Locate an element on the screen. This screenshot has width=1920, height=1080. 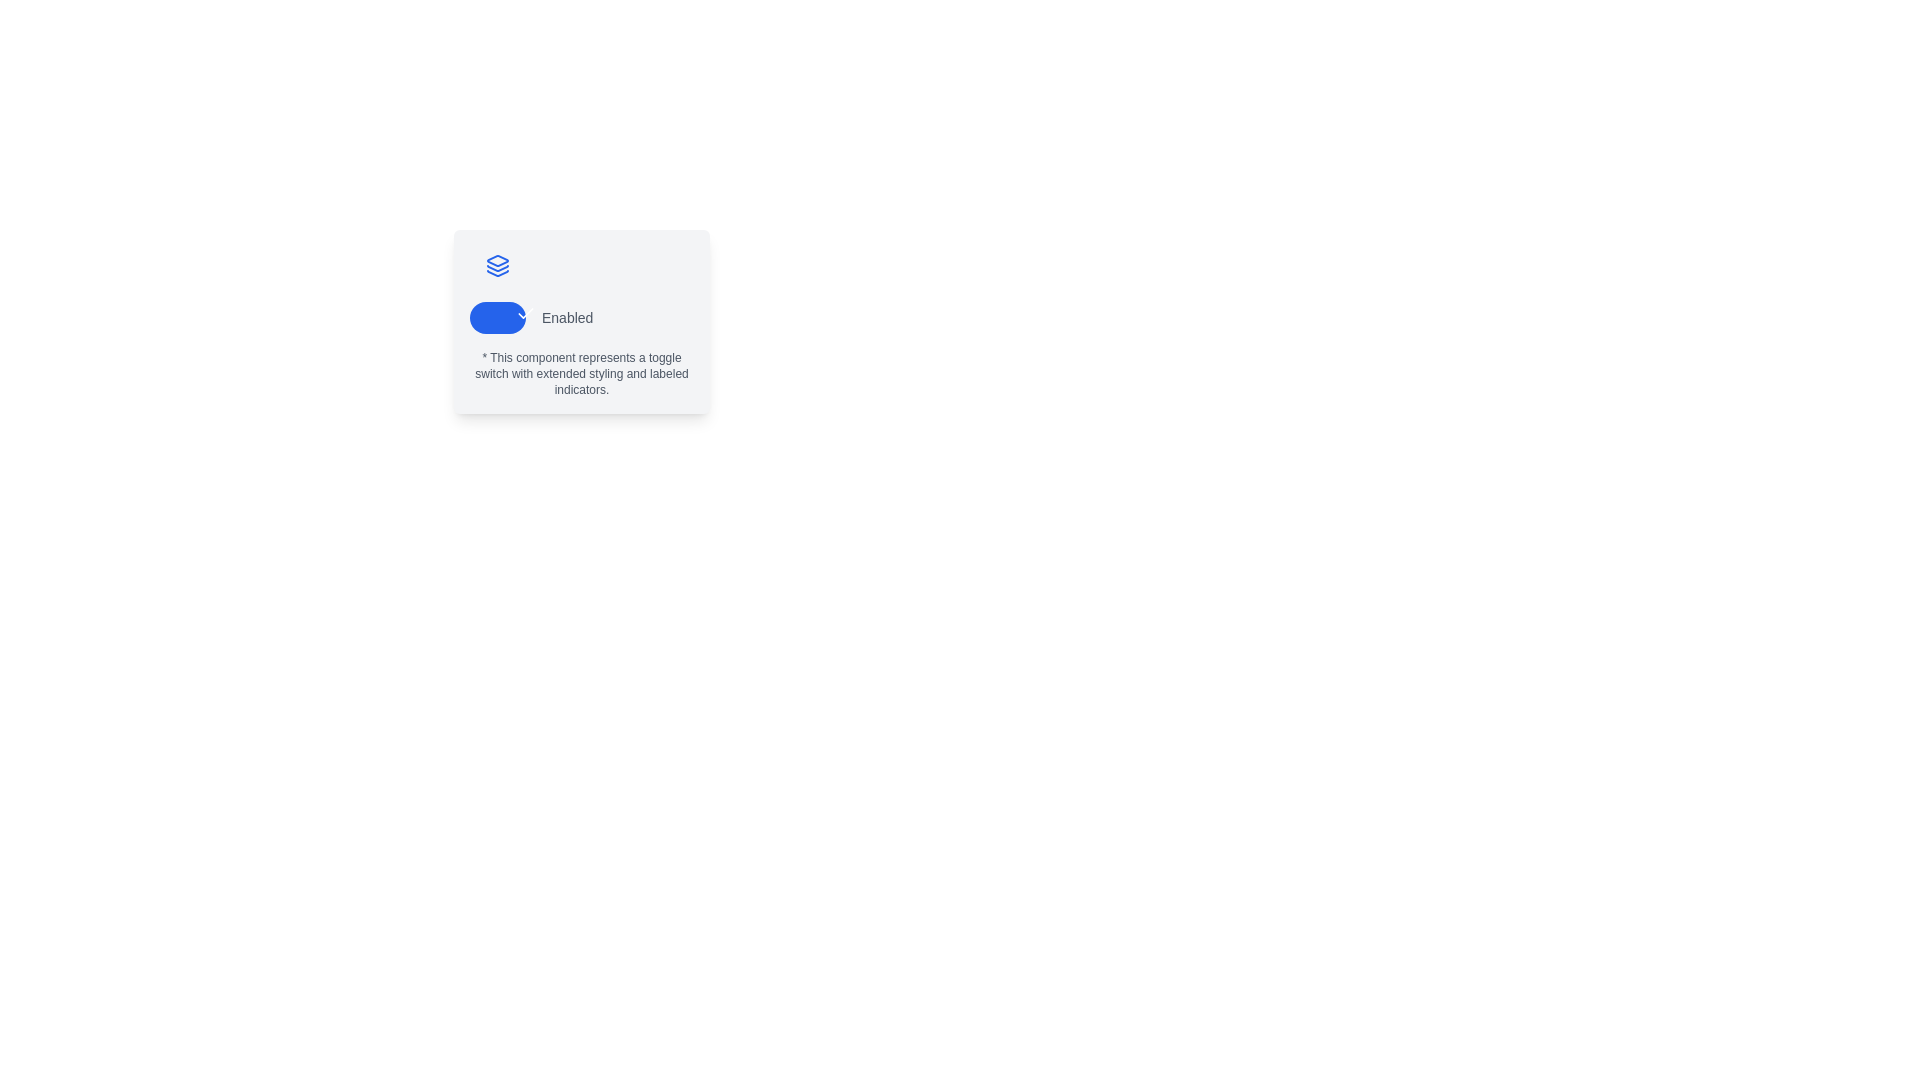
the topmost SVG graphic icon that symbolizes layers or hierarchy within the card-like section of the UI is located at coordinates (498, 260).